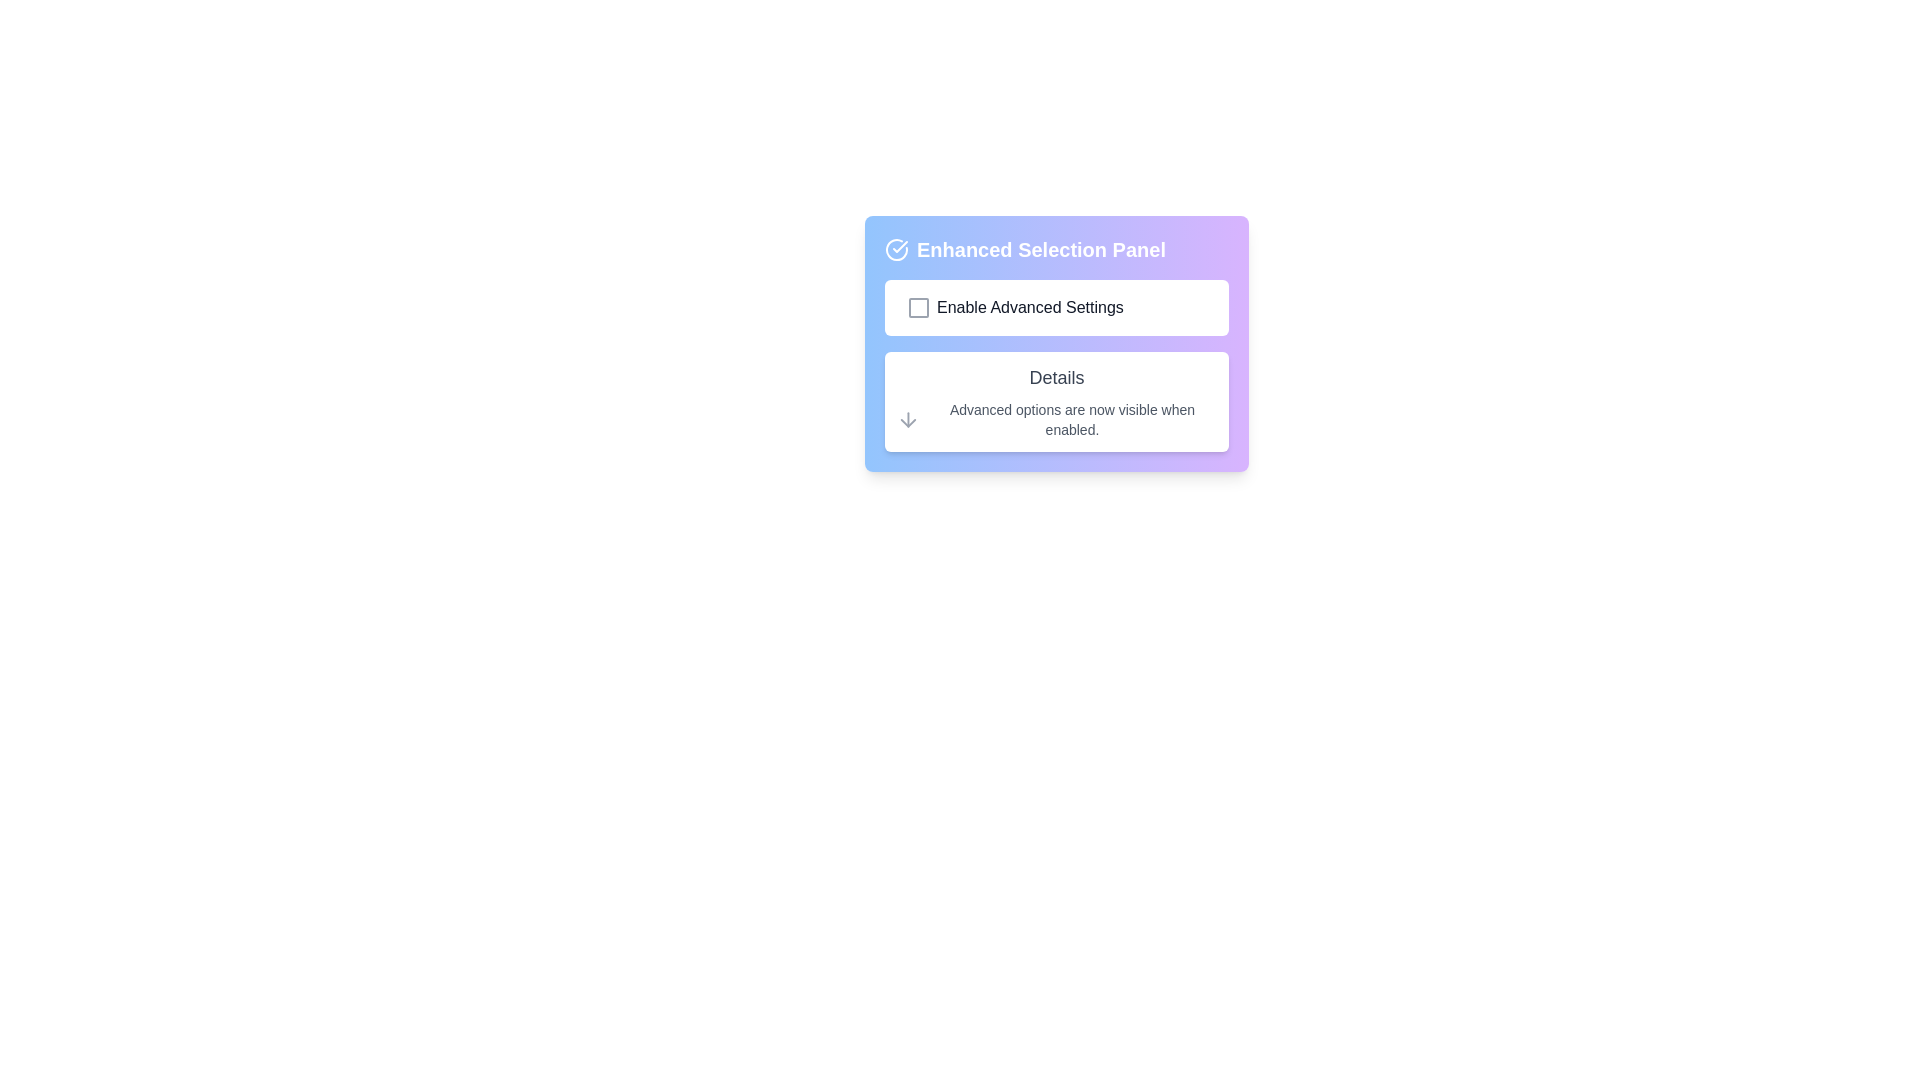  What do you see at coordinates (899, 245) in the screenshot?
I see `the checkmark icon located inside the circular border at the top-left corner of the 'Enhanced Selection Panel'` at bounding box center [899, 245].